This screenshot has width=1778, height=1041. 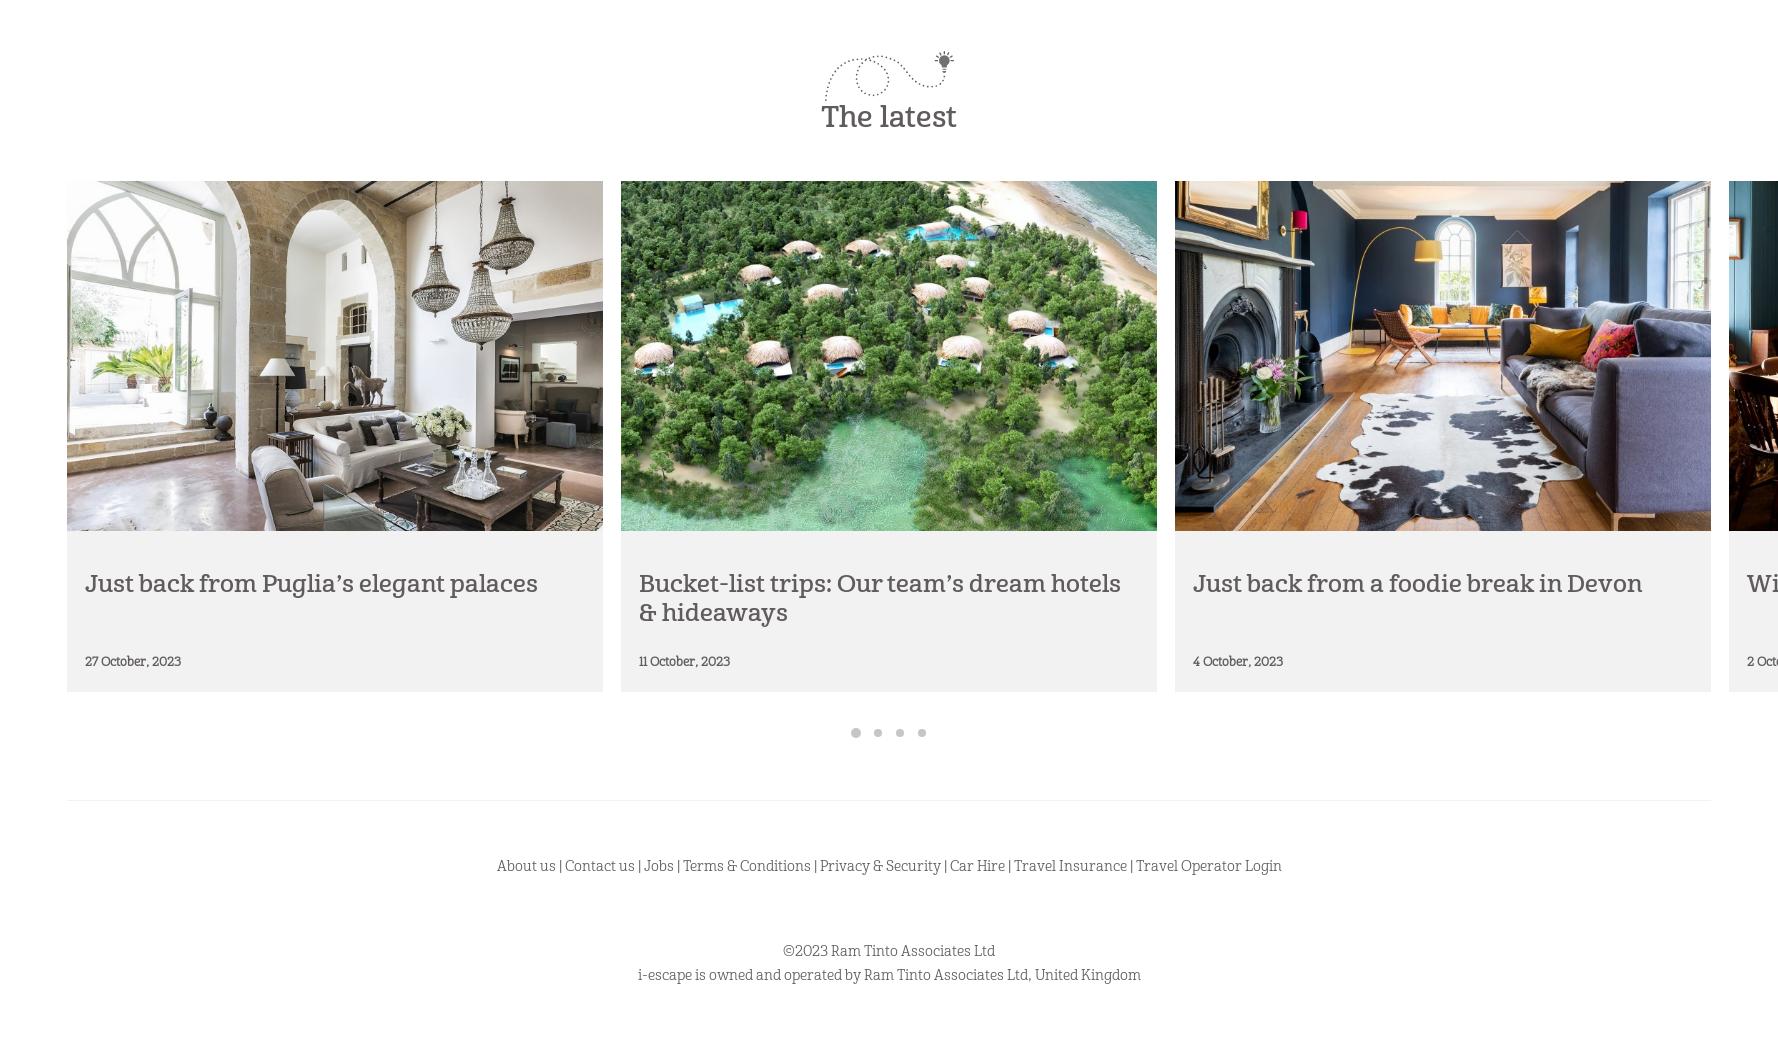 I want to click on 'Contact us', so click(x=598, y=865).